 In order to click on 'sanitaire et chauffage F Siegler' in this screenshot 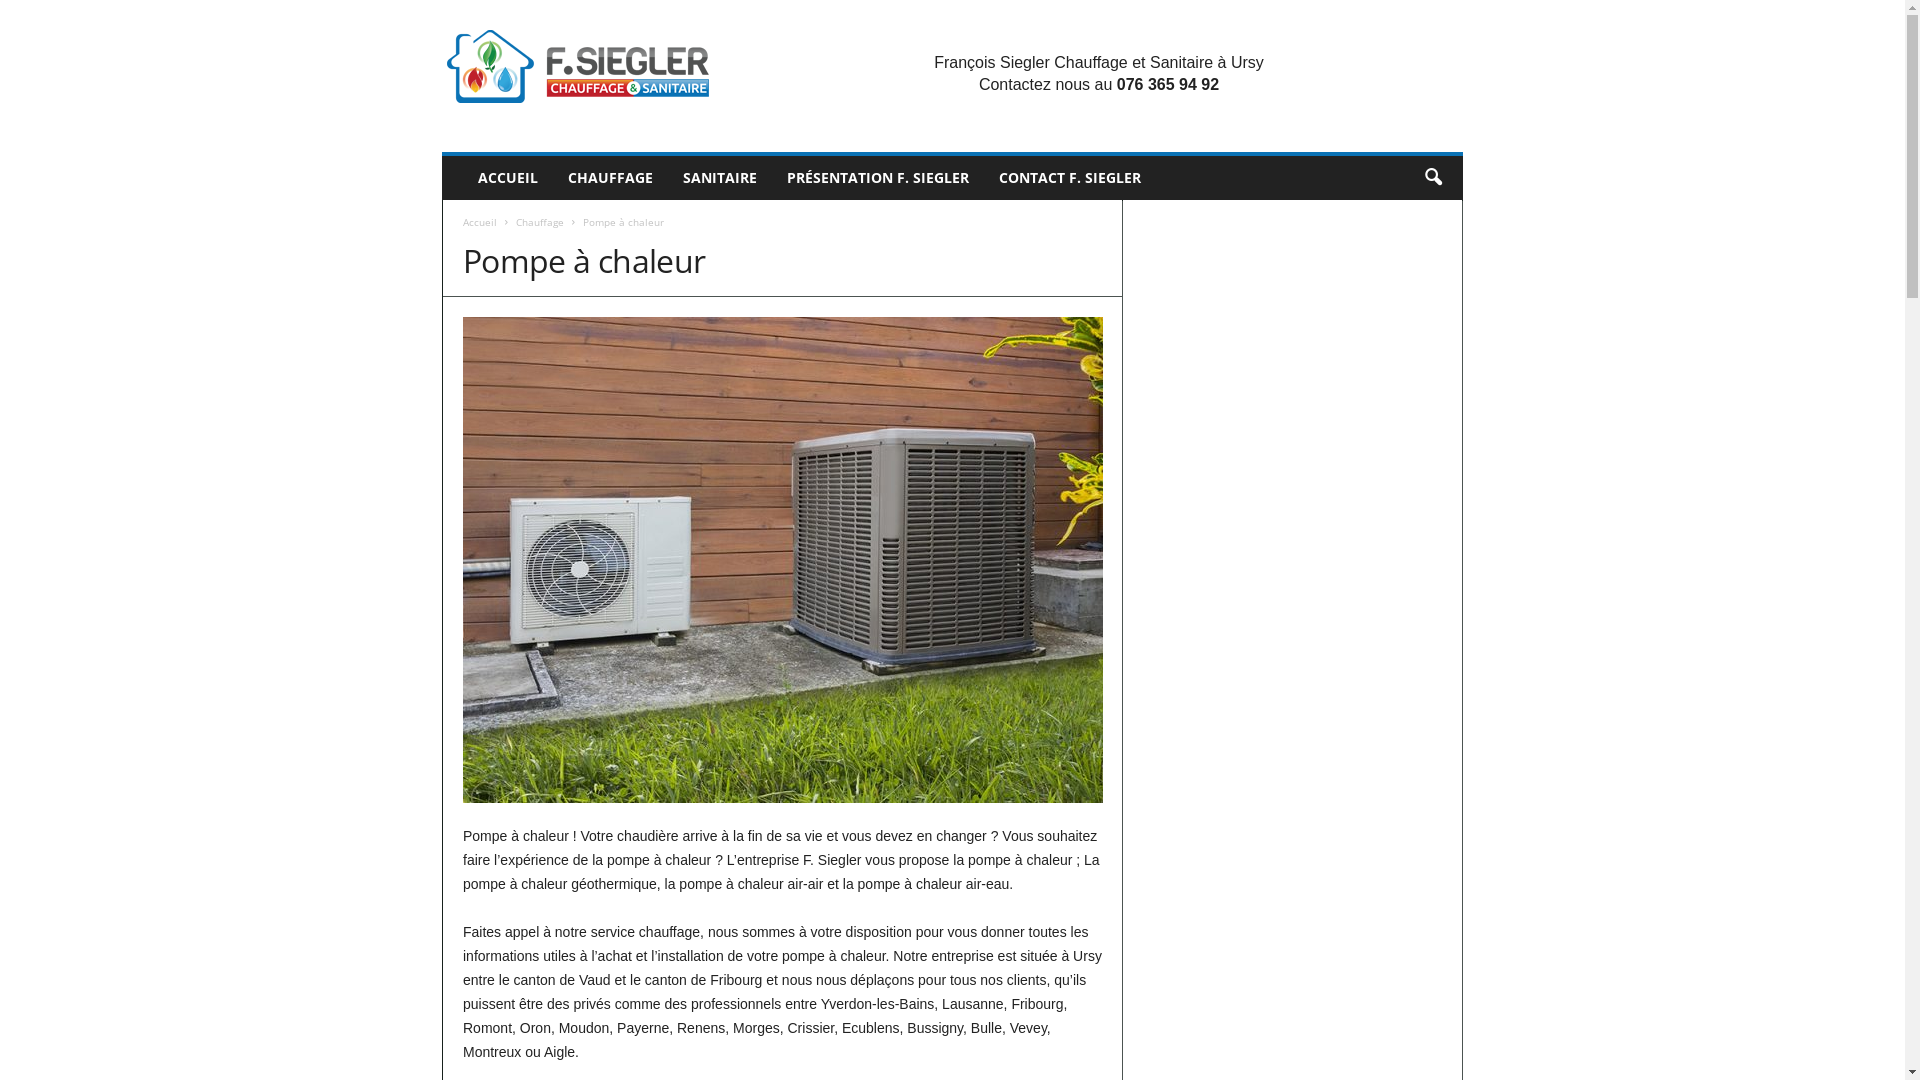, I will do `click(576, 64)`.